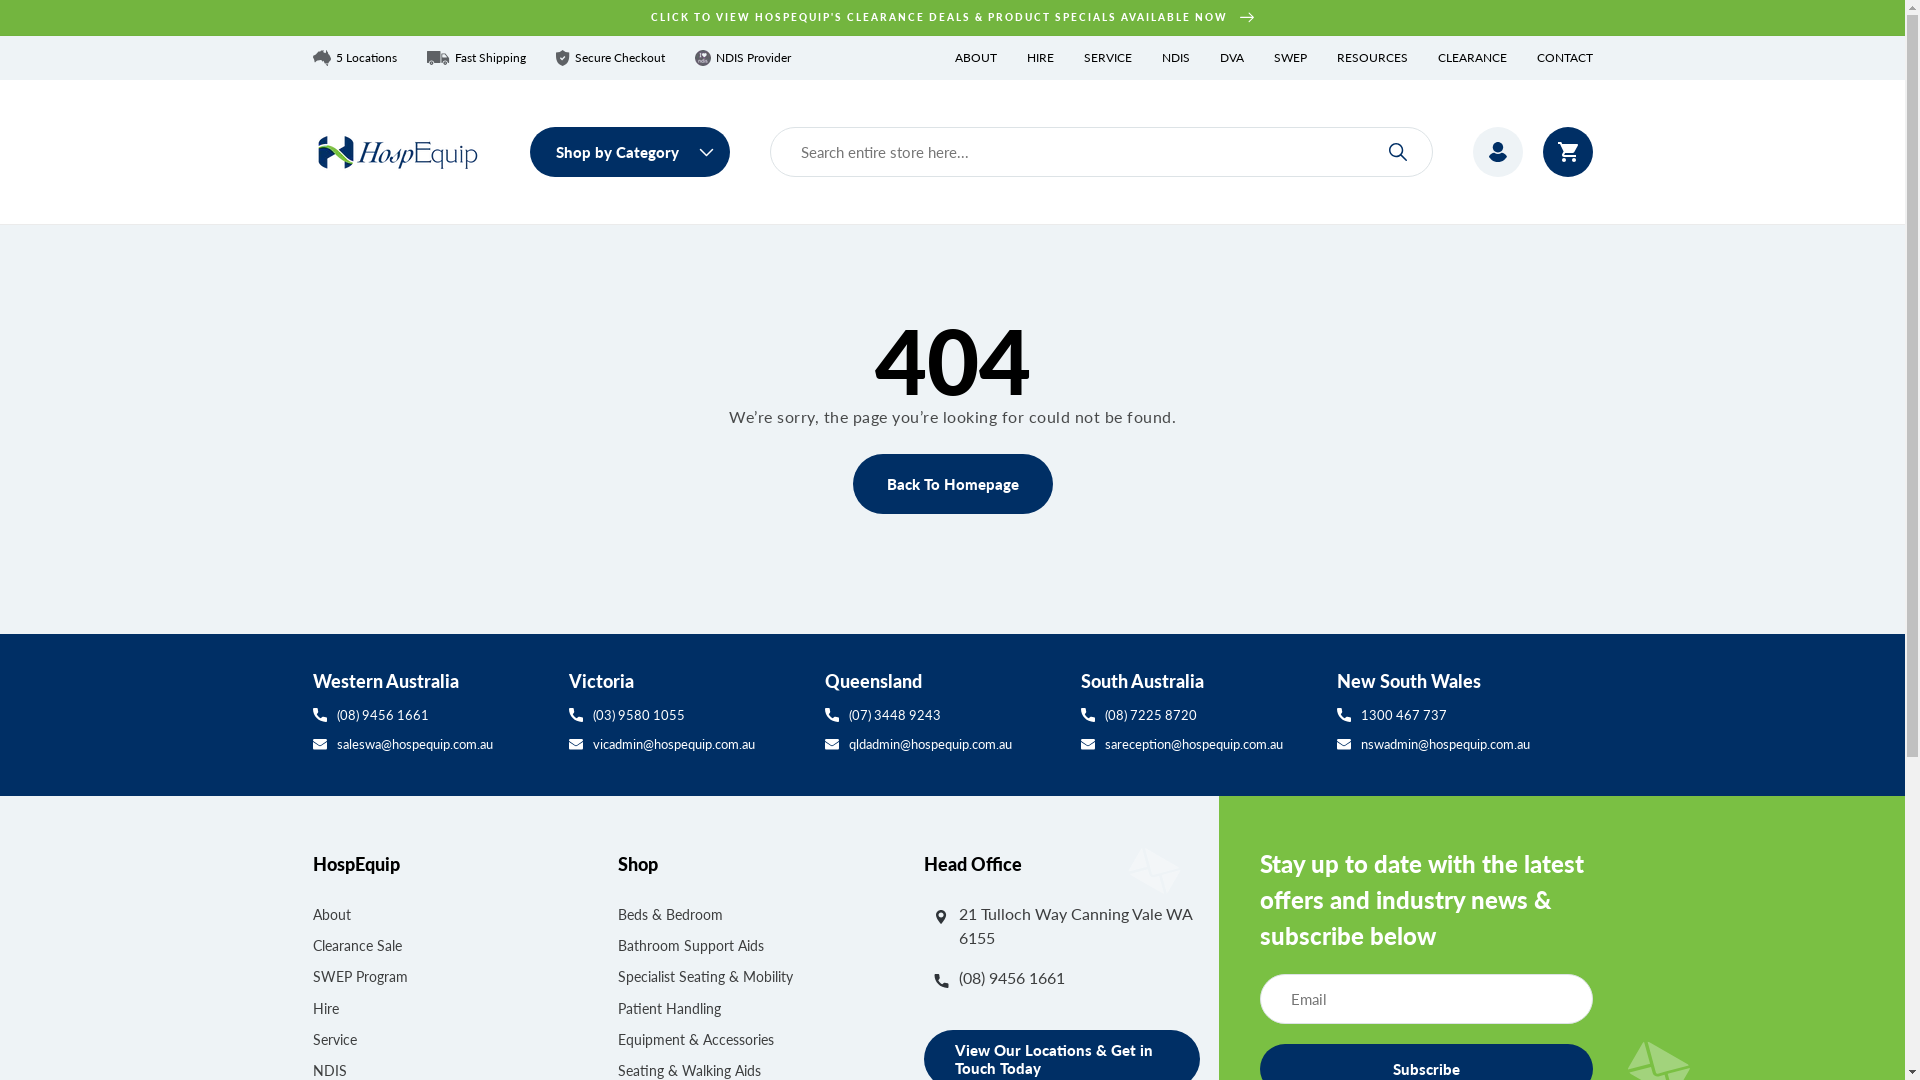 This screenshot has width=1920, height=1080. I want to click on 'qldadmin@hospequip.com.au', so click(940, 744).